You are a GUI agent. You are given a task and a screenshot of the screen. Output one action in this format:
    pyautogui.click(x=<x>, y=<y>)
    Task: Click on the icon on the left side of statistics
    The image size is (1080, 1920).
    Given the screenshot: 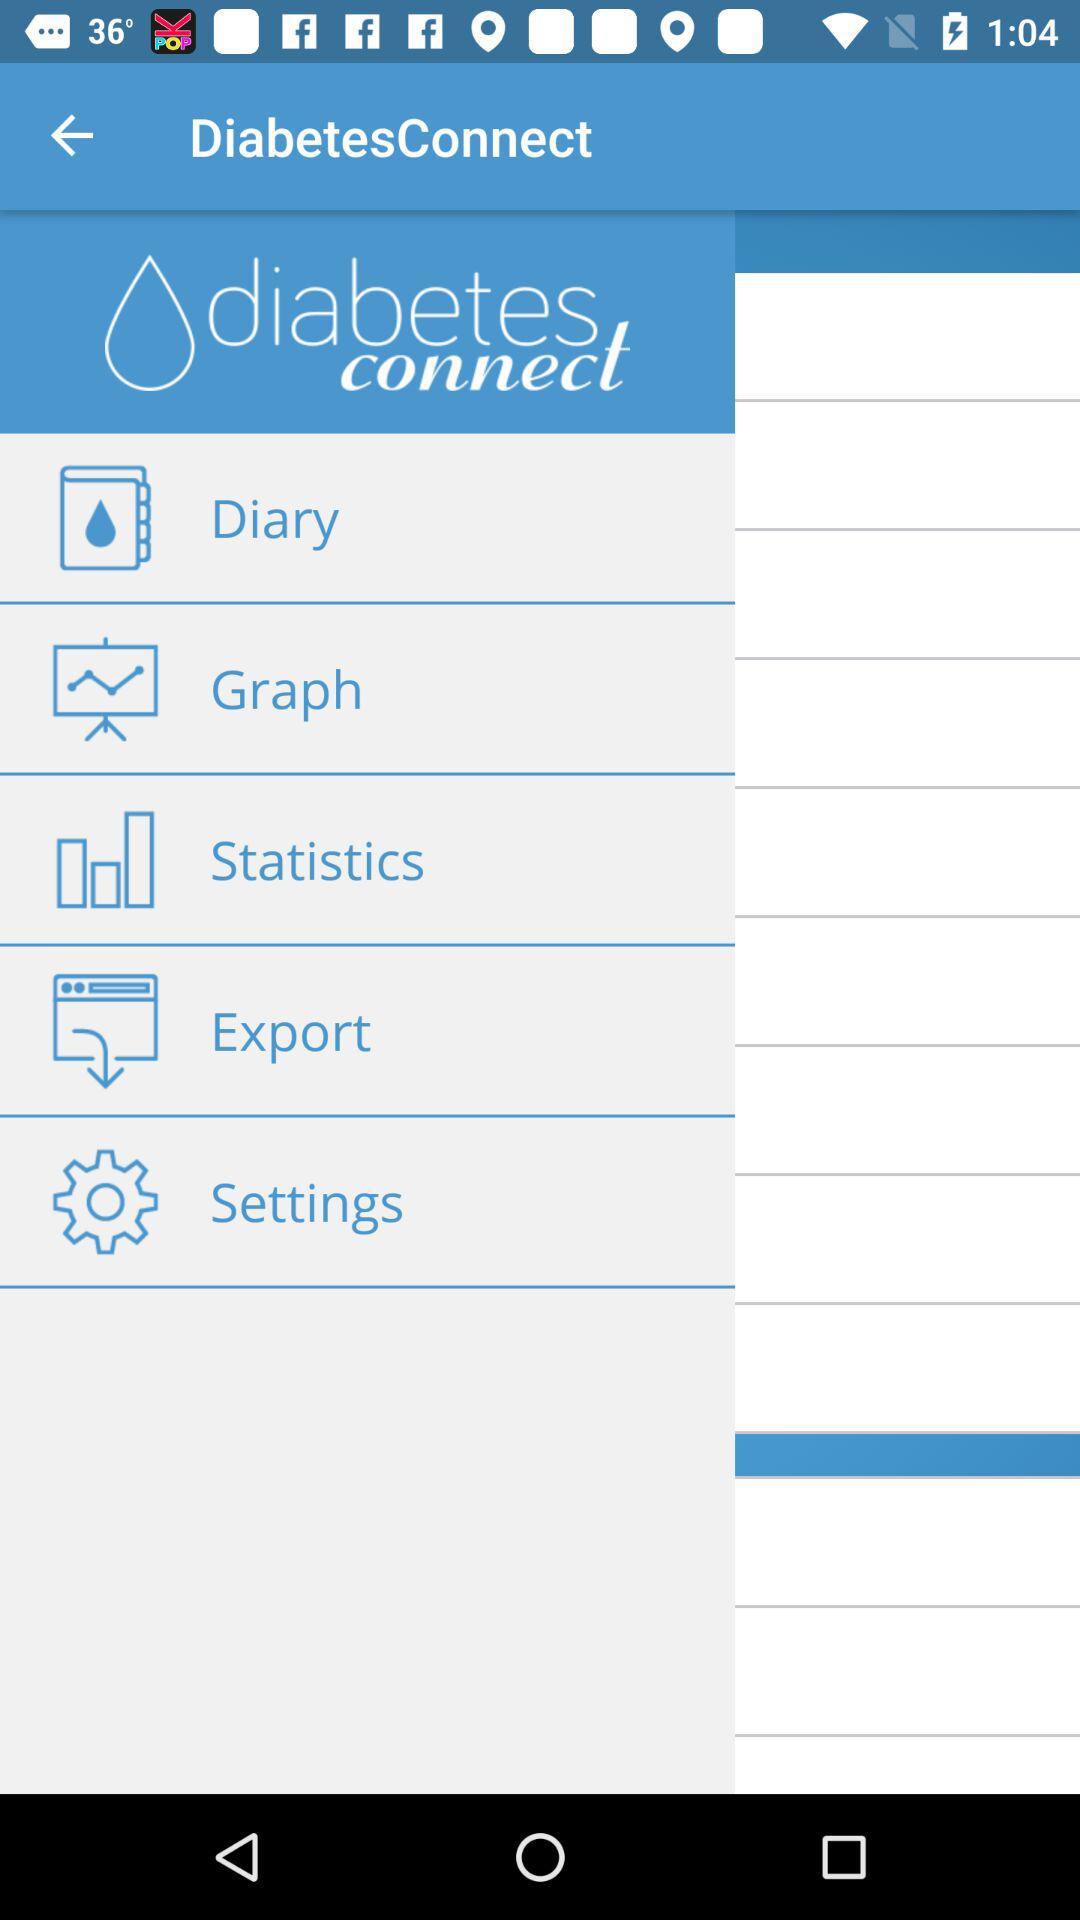 What is the action you would take?
    pyautogui.click(x=104, y=859)
    